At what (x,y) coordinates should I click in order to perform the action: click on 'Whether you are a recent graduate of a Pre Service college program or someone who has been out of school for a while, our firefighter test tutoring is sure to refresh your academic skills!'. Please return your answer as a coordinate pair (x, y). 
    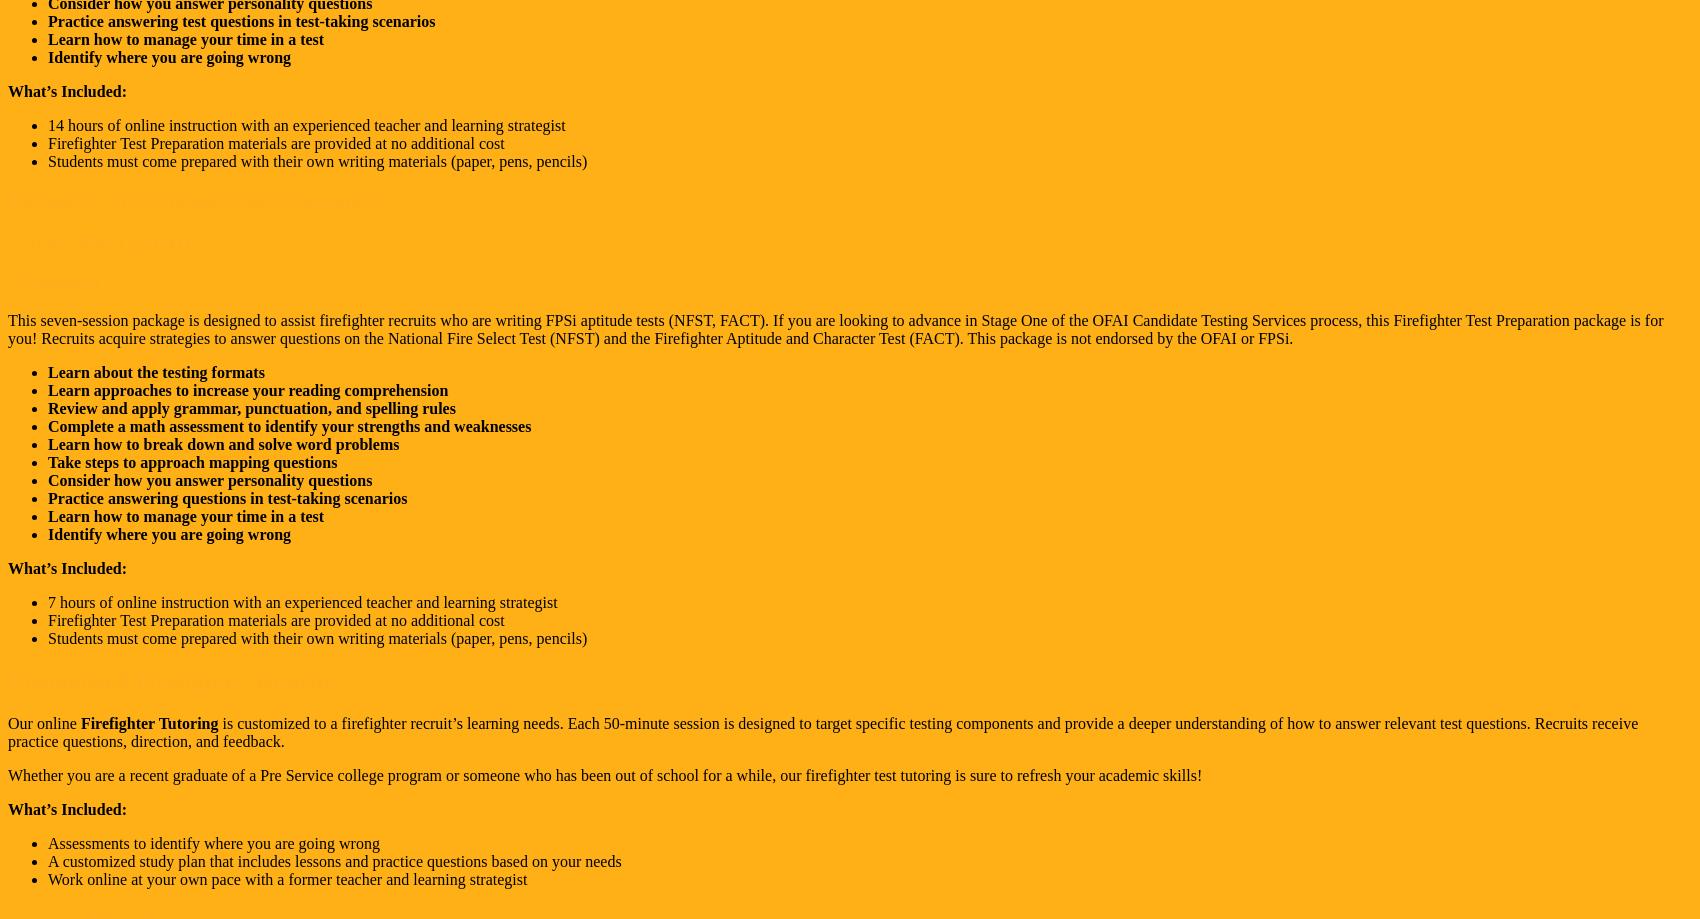
    Looking at the image, I should click on (604, 775).